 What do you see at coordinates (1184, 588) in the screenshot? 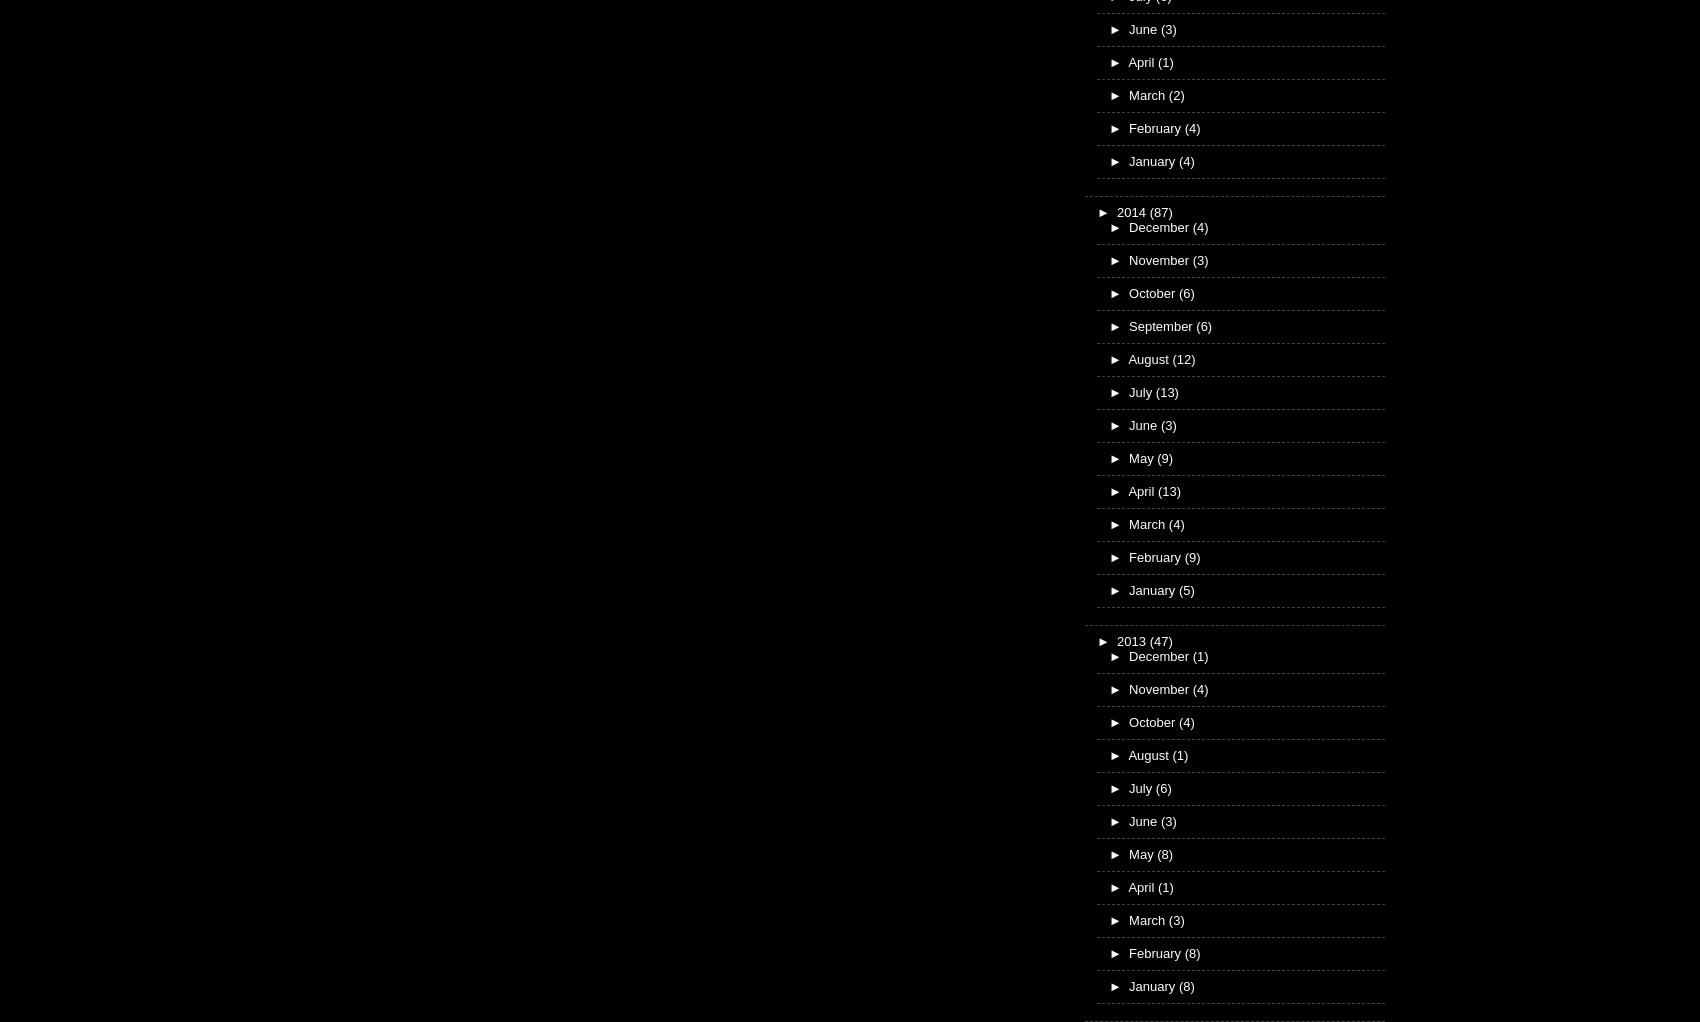
I see `'(5)'` at bounding box center [1184, 588].